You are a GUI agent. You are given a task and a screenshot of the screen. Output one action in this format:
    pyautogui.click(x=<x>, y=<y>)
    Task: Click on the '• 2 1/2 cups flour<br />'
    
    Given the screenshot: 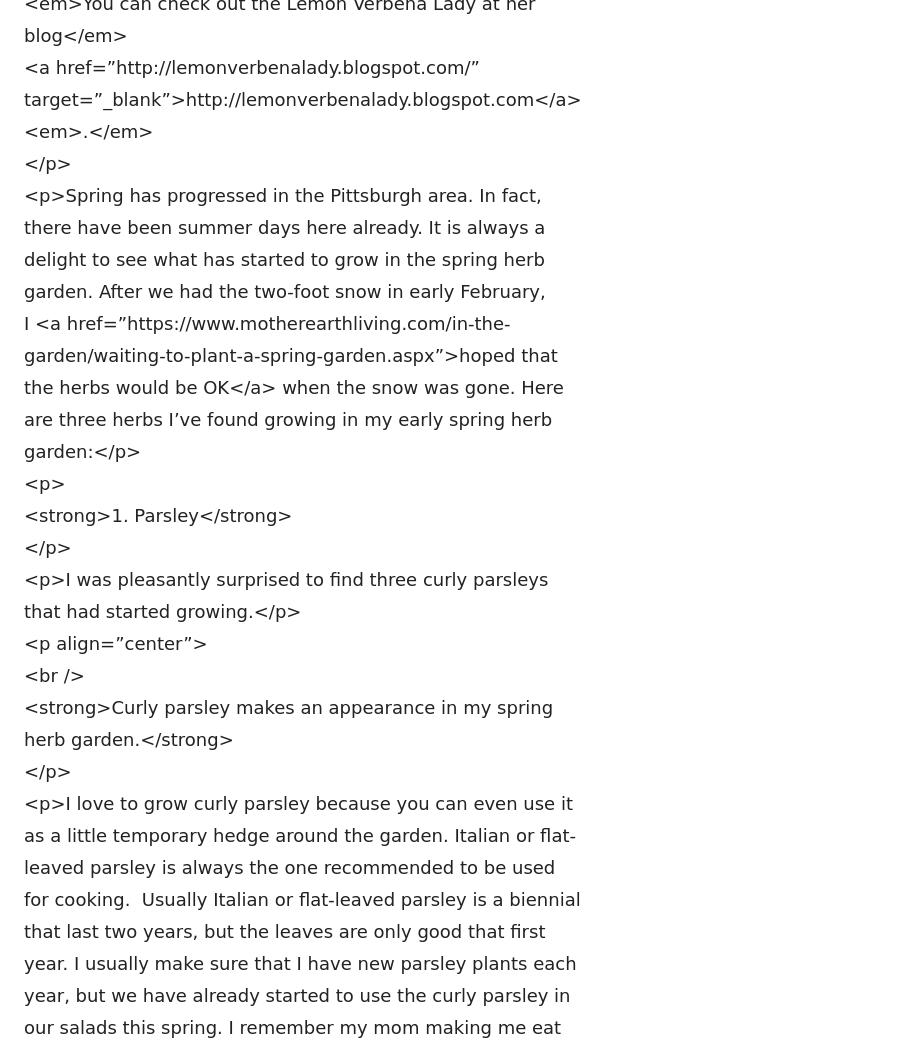 What is the action you would take?
    pyautogui.click(x=131, y=219)
    